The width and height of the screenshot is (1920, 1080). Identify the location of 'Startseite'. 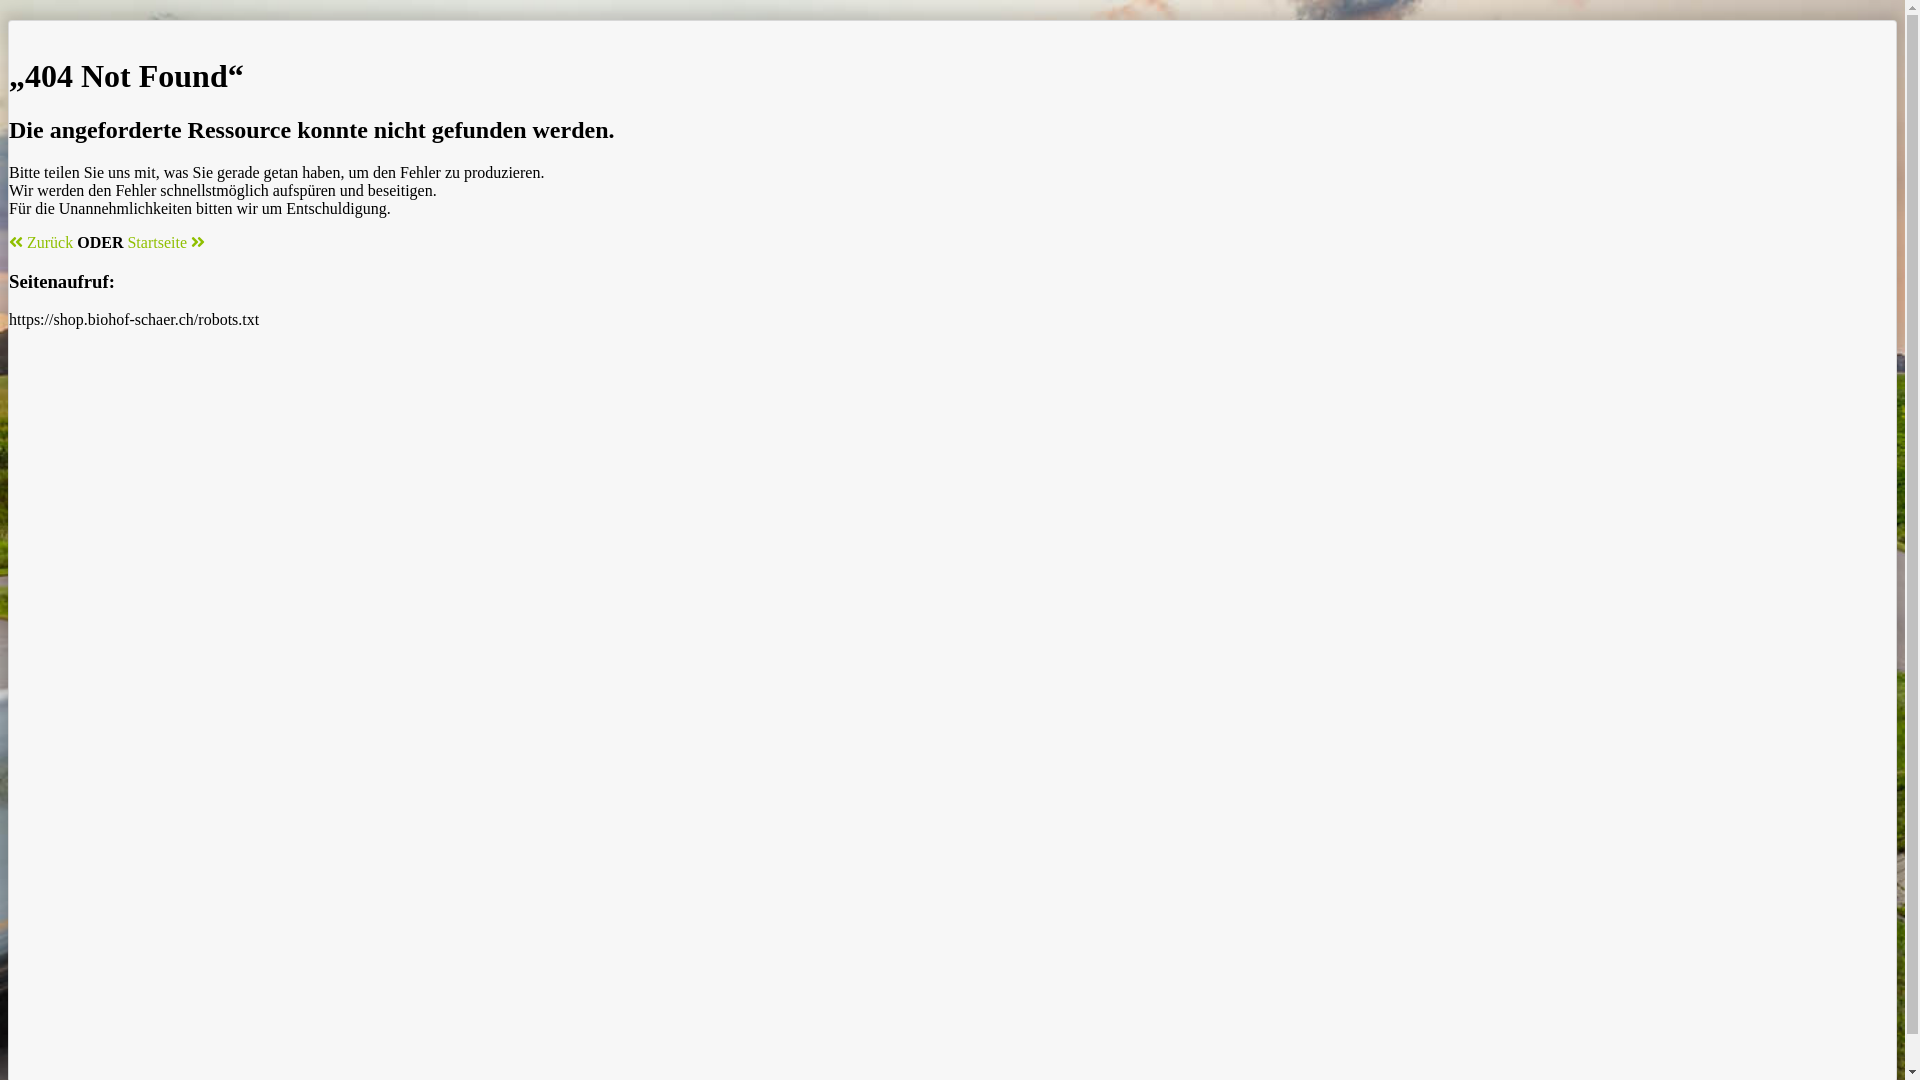
(166, 241).